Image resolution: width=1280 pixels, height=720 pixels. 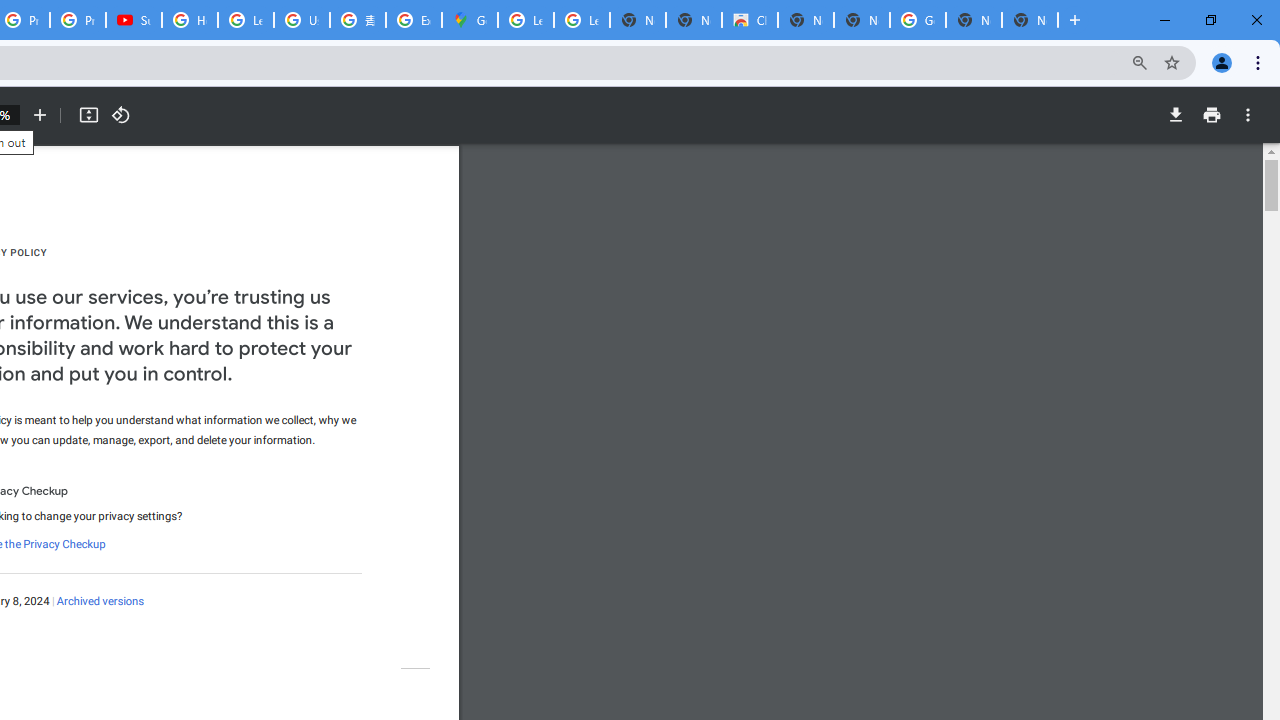 I want to click on 'Zoom in', so click(x=39, y=115).